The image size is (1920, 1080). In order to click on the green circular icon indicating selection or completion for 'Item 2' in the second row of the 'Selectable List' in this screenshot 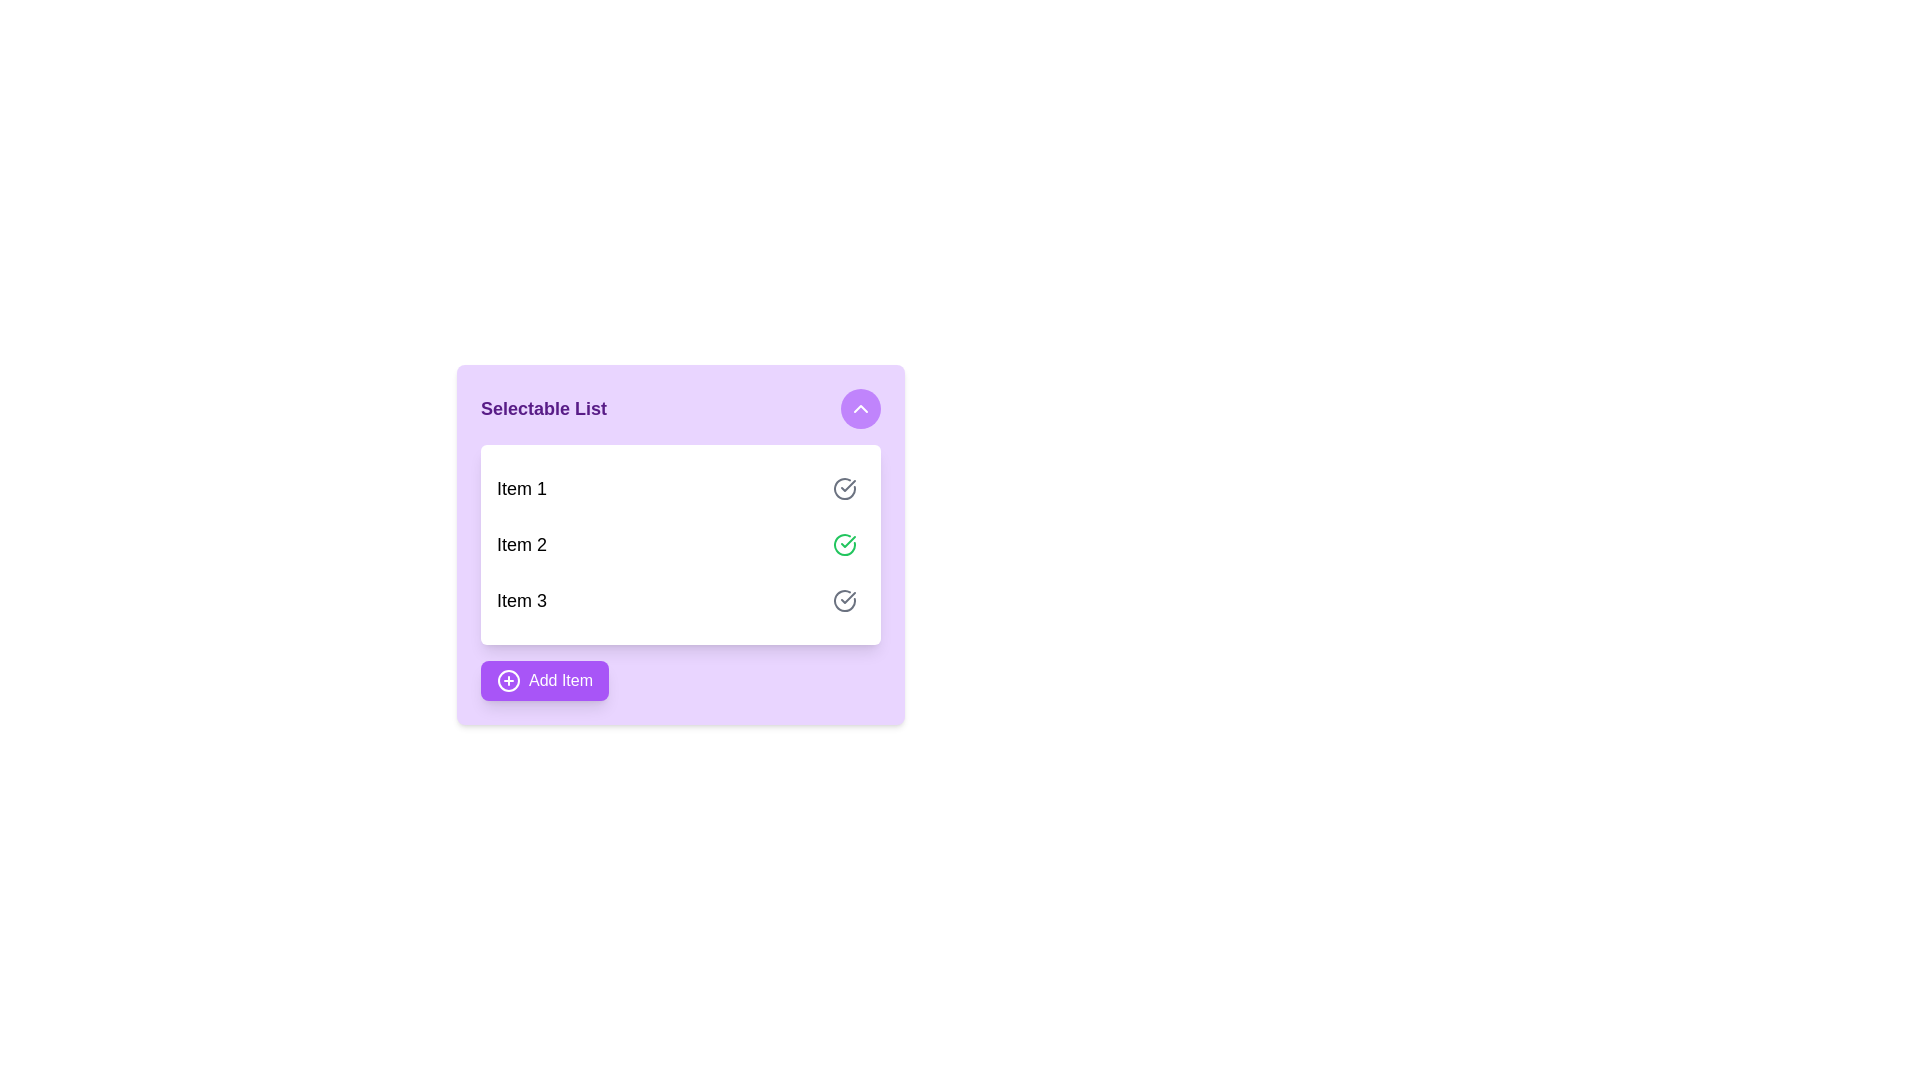, I will do `click(848, 596)`.